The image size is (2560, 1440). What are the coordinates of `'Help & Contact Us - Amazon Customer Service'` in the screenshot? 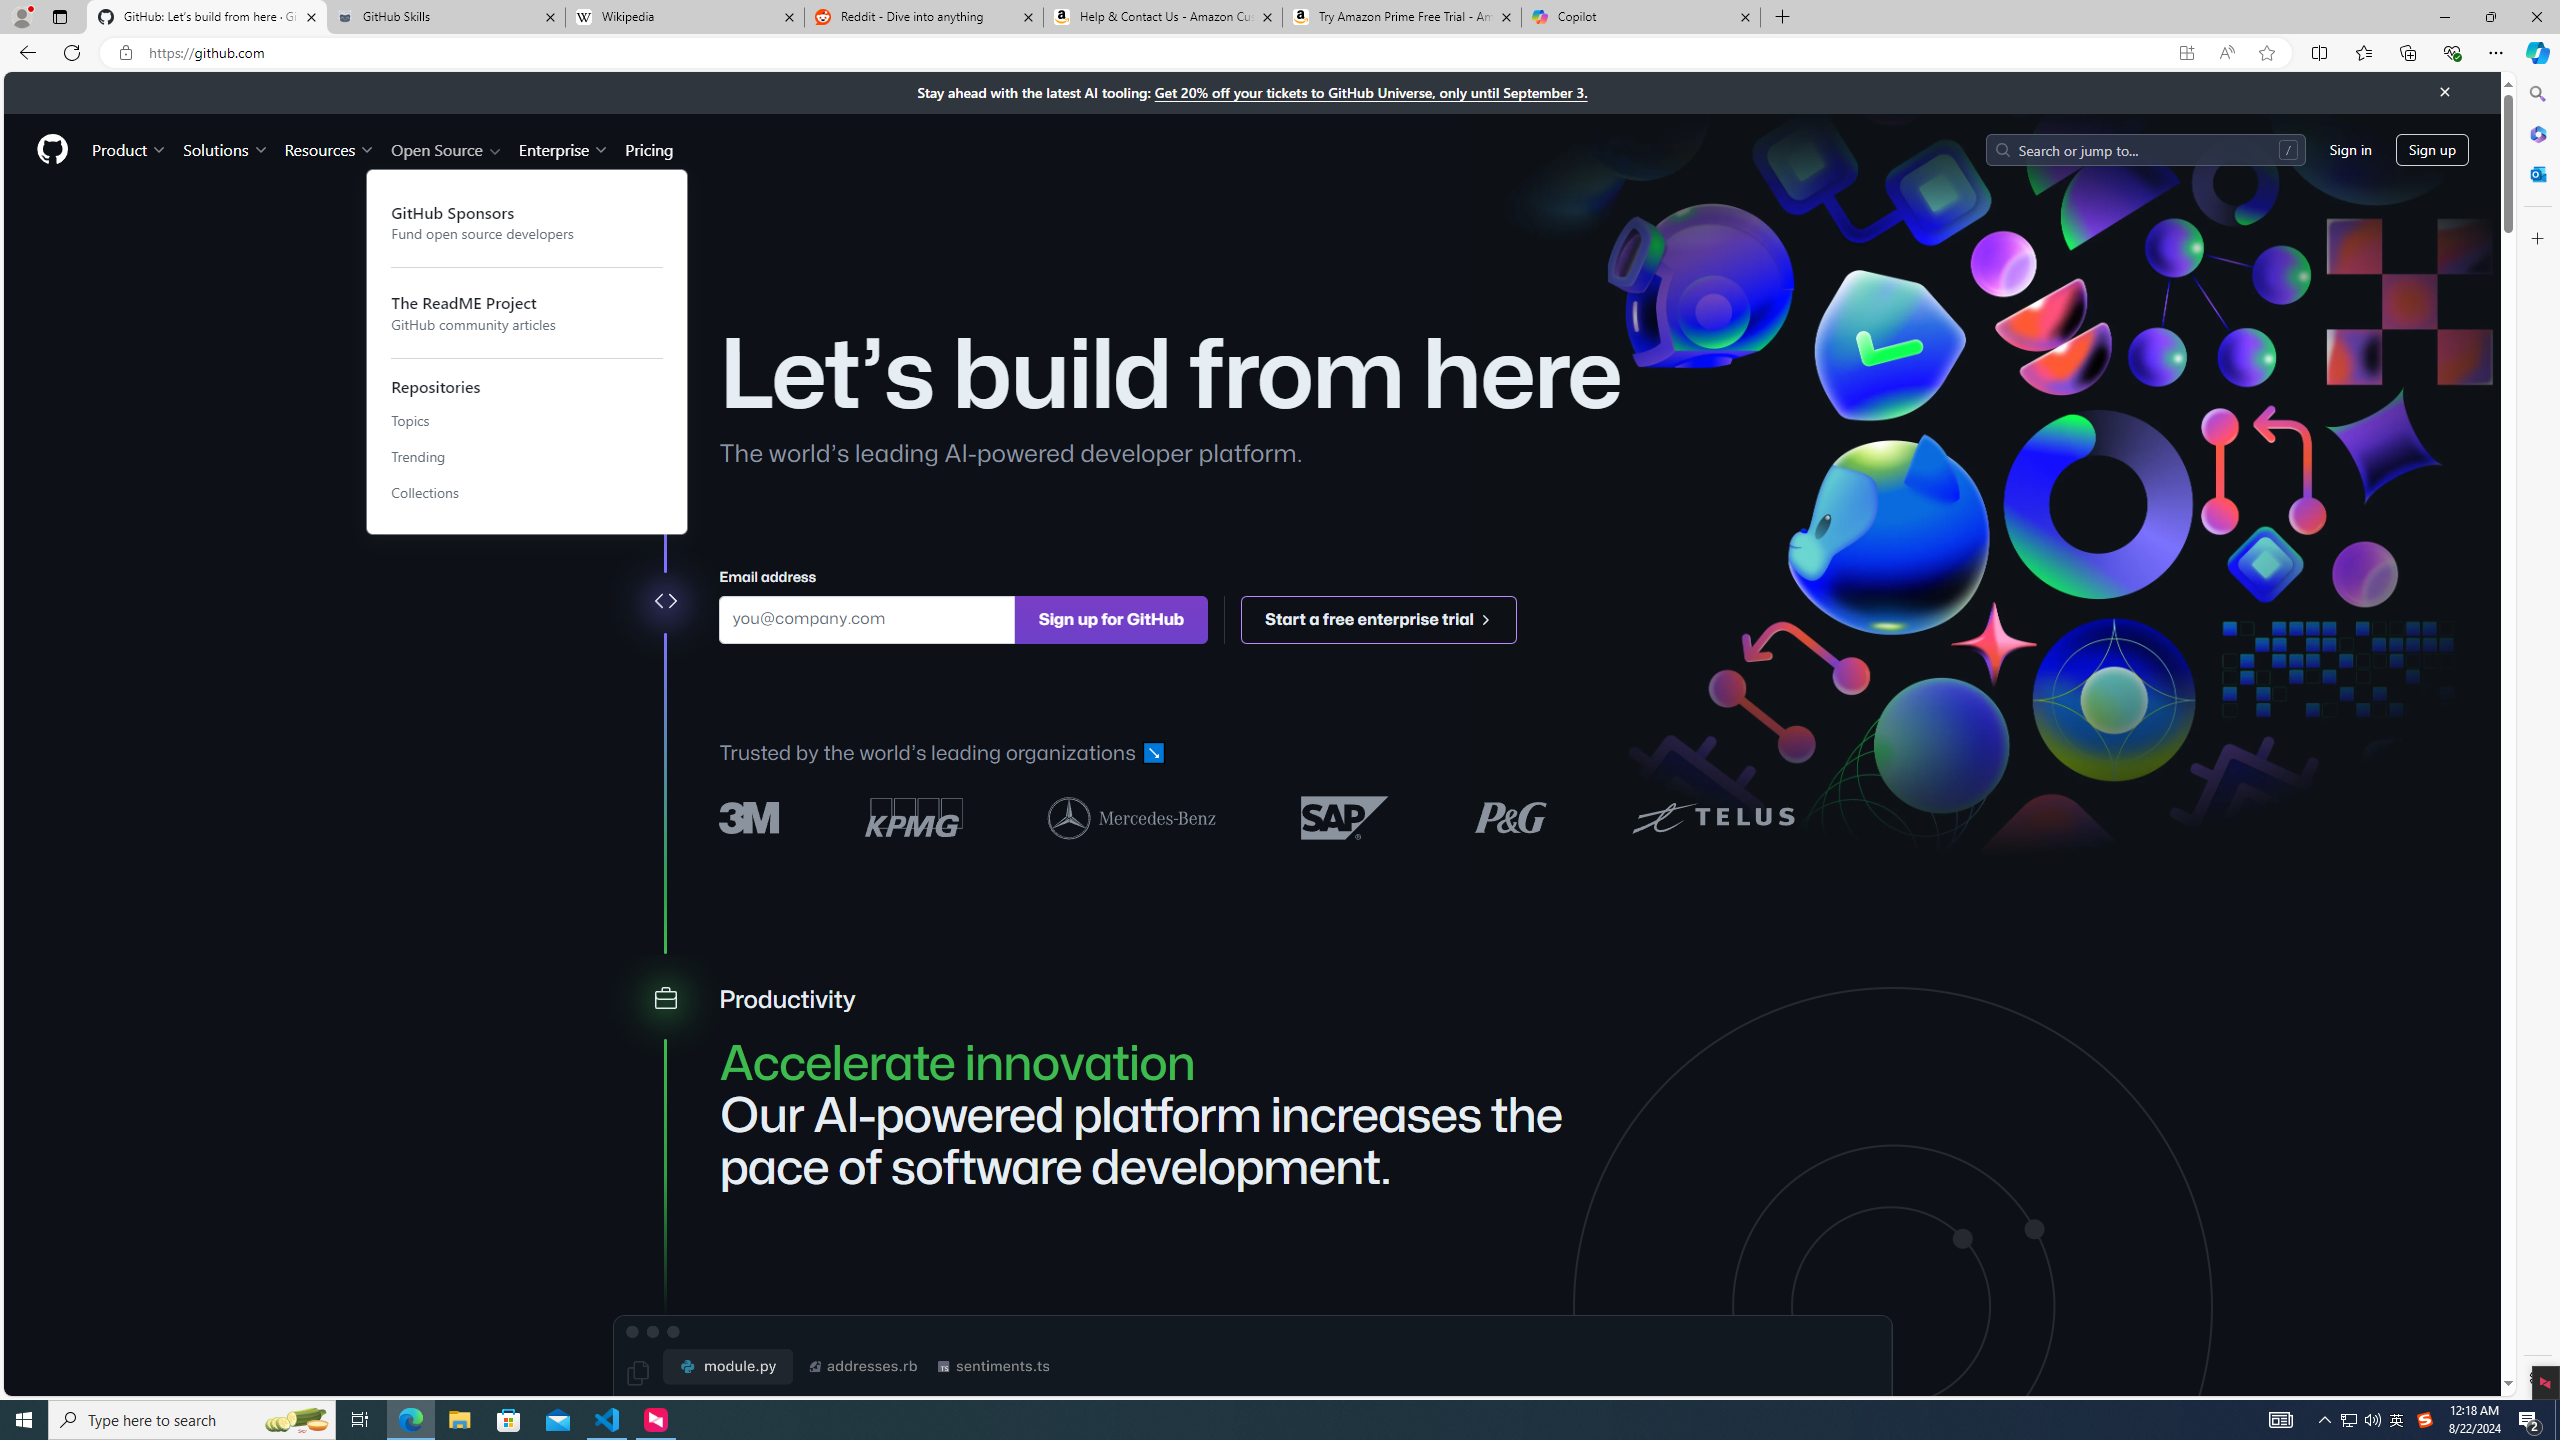 It's located at (1161, 16).